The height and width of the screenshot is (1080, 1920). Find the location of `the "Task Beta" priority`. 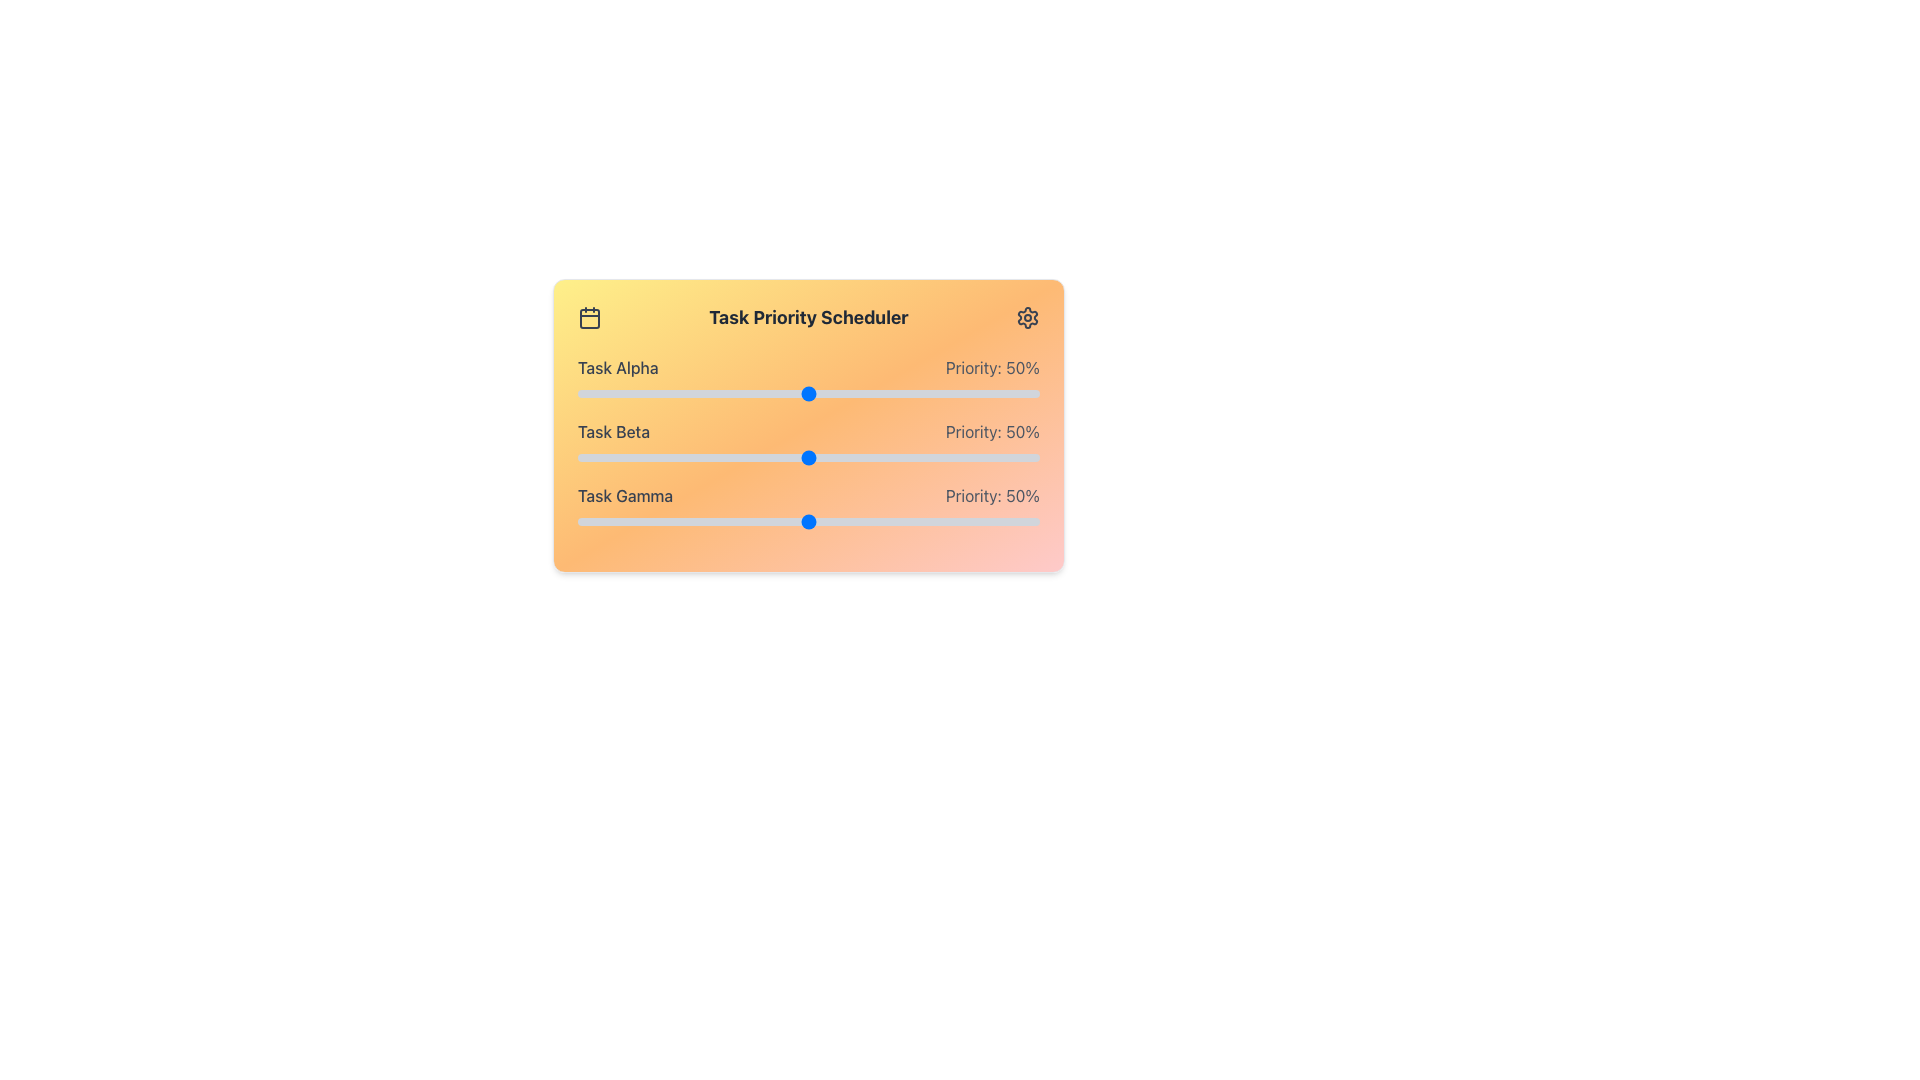

the "Task Beta" priority is located at coordinates (1026, 458).